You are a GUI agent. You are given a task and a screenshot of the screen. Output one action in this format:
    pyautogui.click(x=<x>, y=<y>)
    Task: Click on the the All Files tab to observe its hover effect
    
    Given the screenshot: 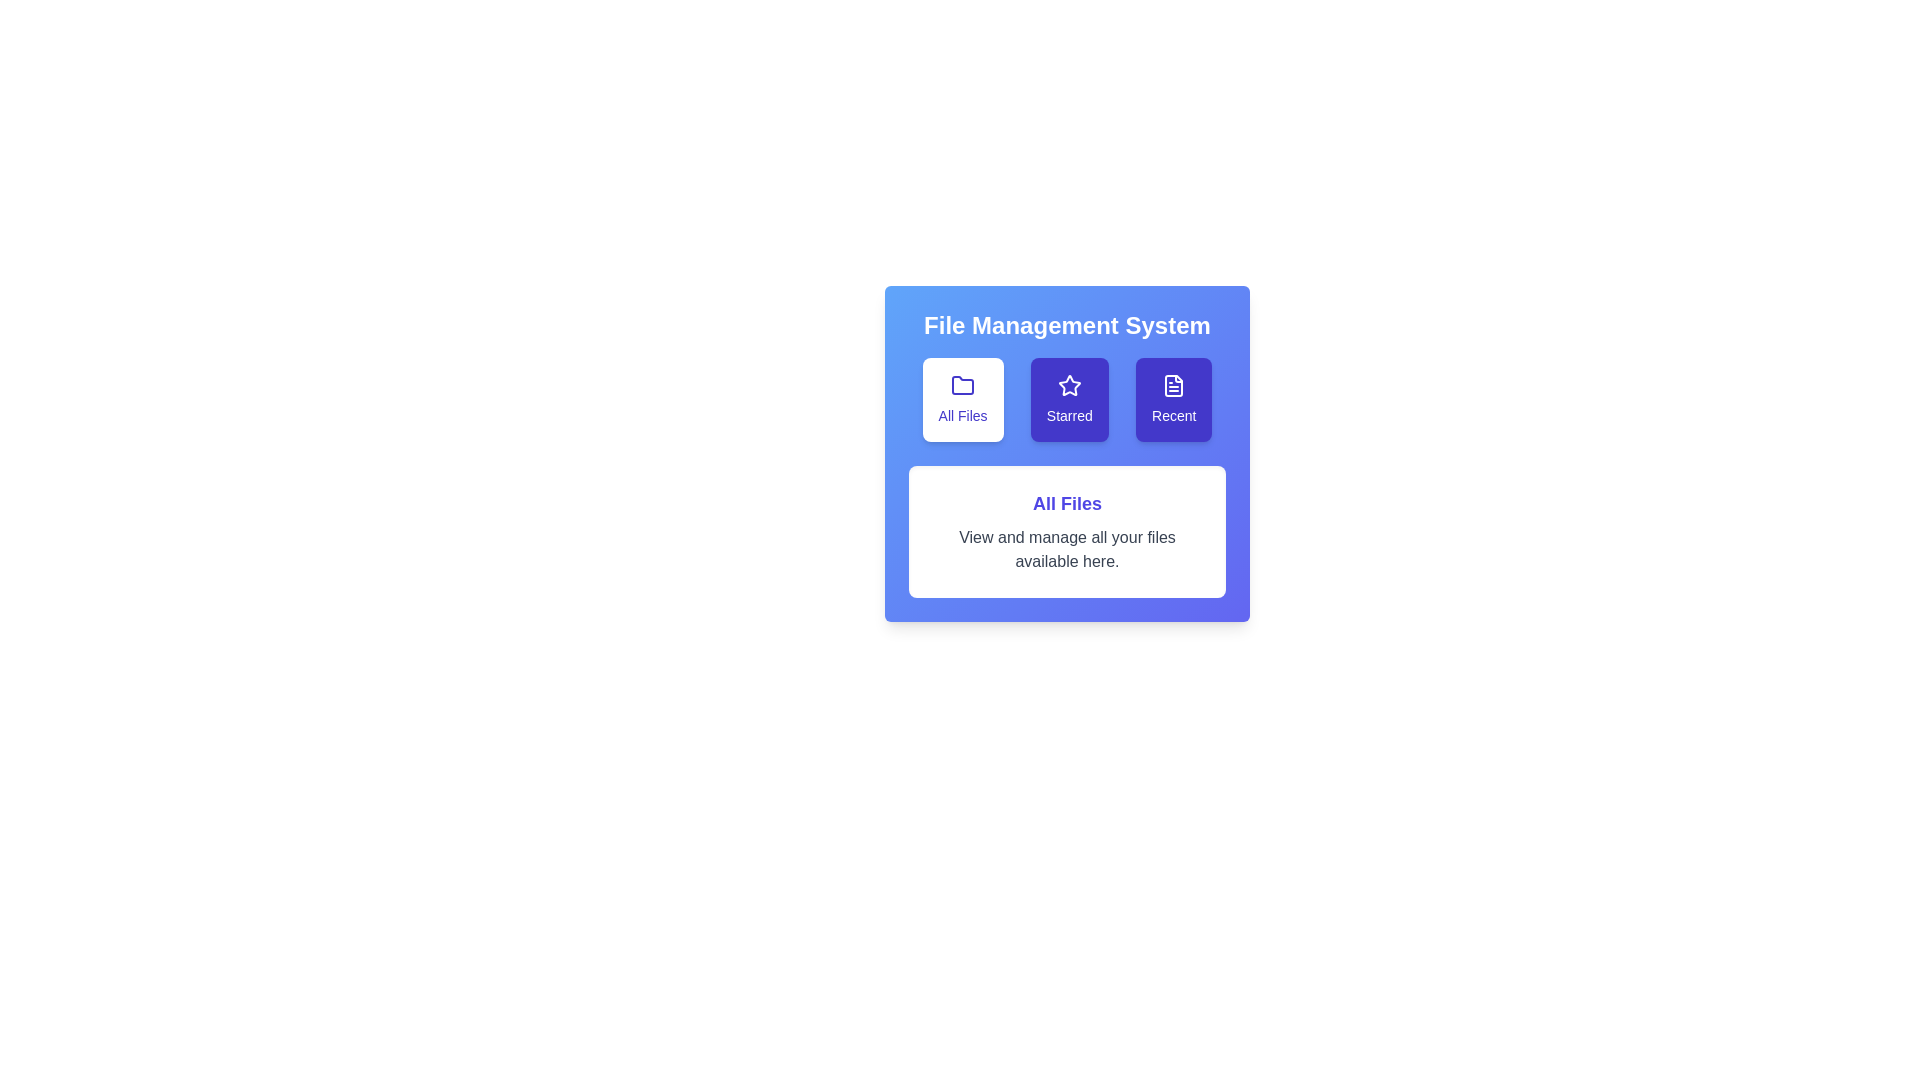 What is the action you would take?
    pyautogui.click(x=963, y=400)
    